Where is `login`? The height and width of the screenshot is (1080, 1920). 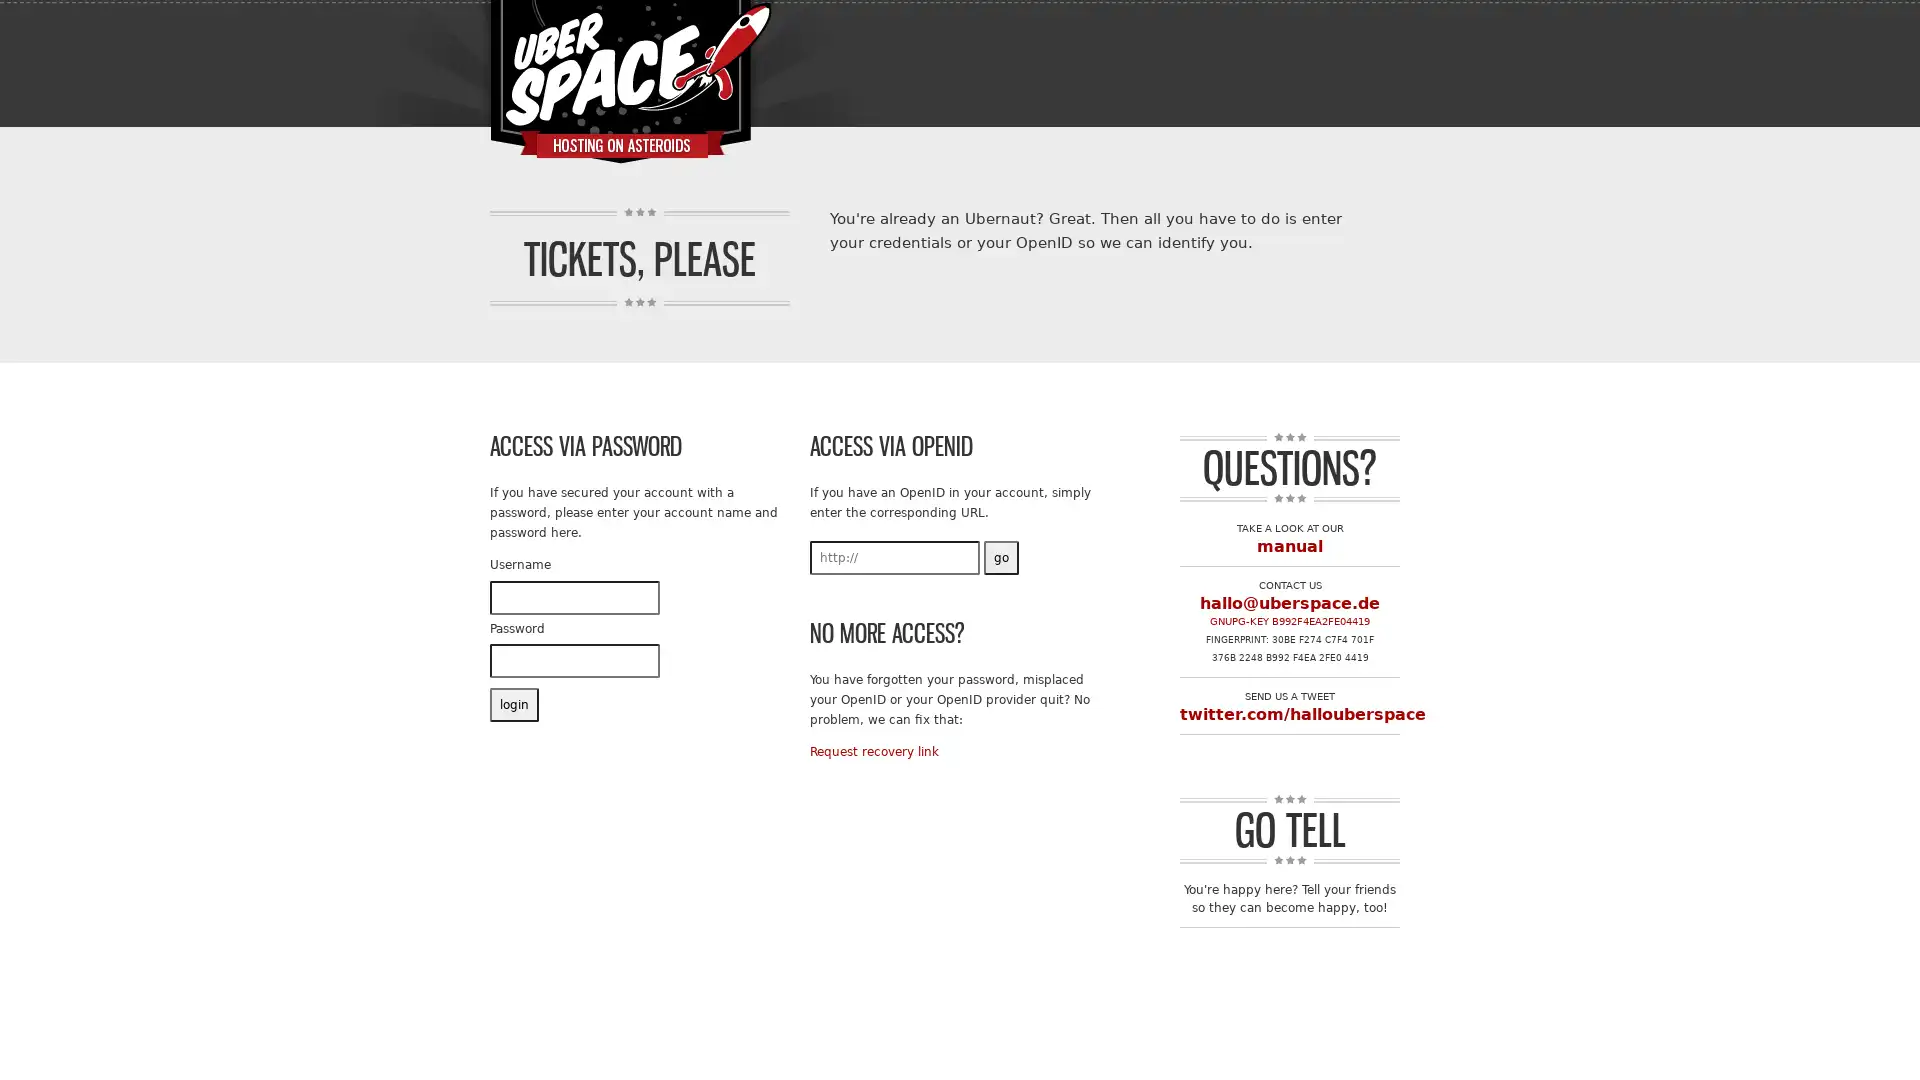
login is located at coordinates (514, 704).